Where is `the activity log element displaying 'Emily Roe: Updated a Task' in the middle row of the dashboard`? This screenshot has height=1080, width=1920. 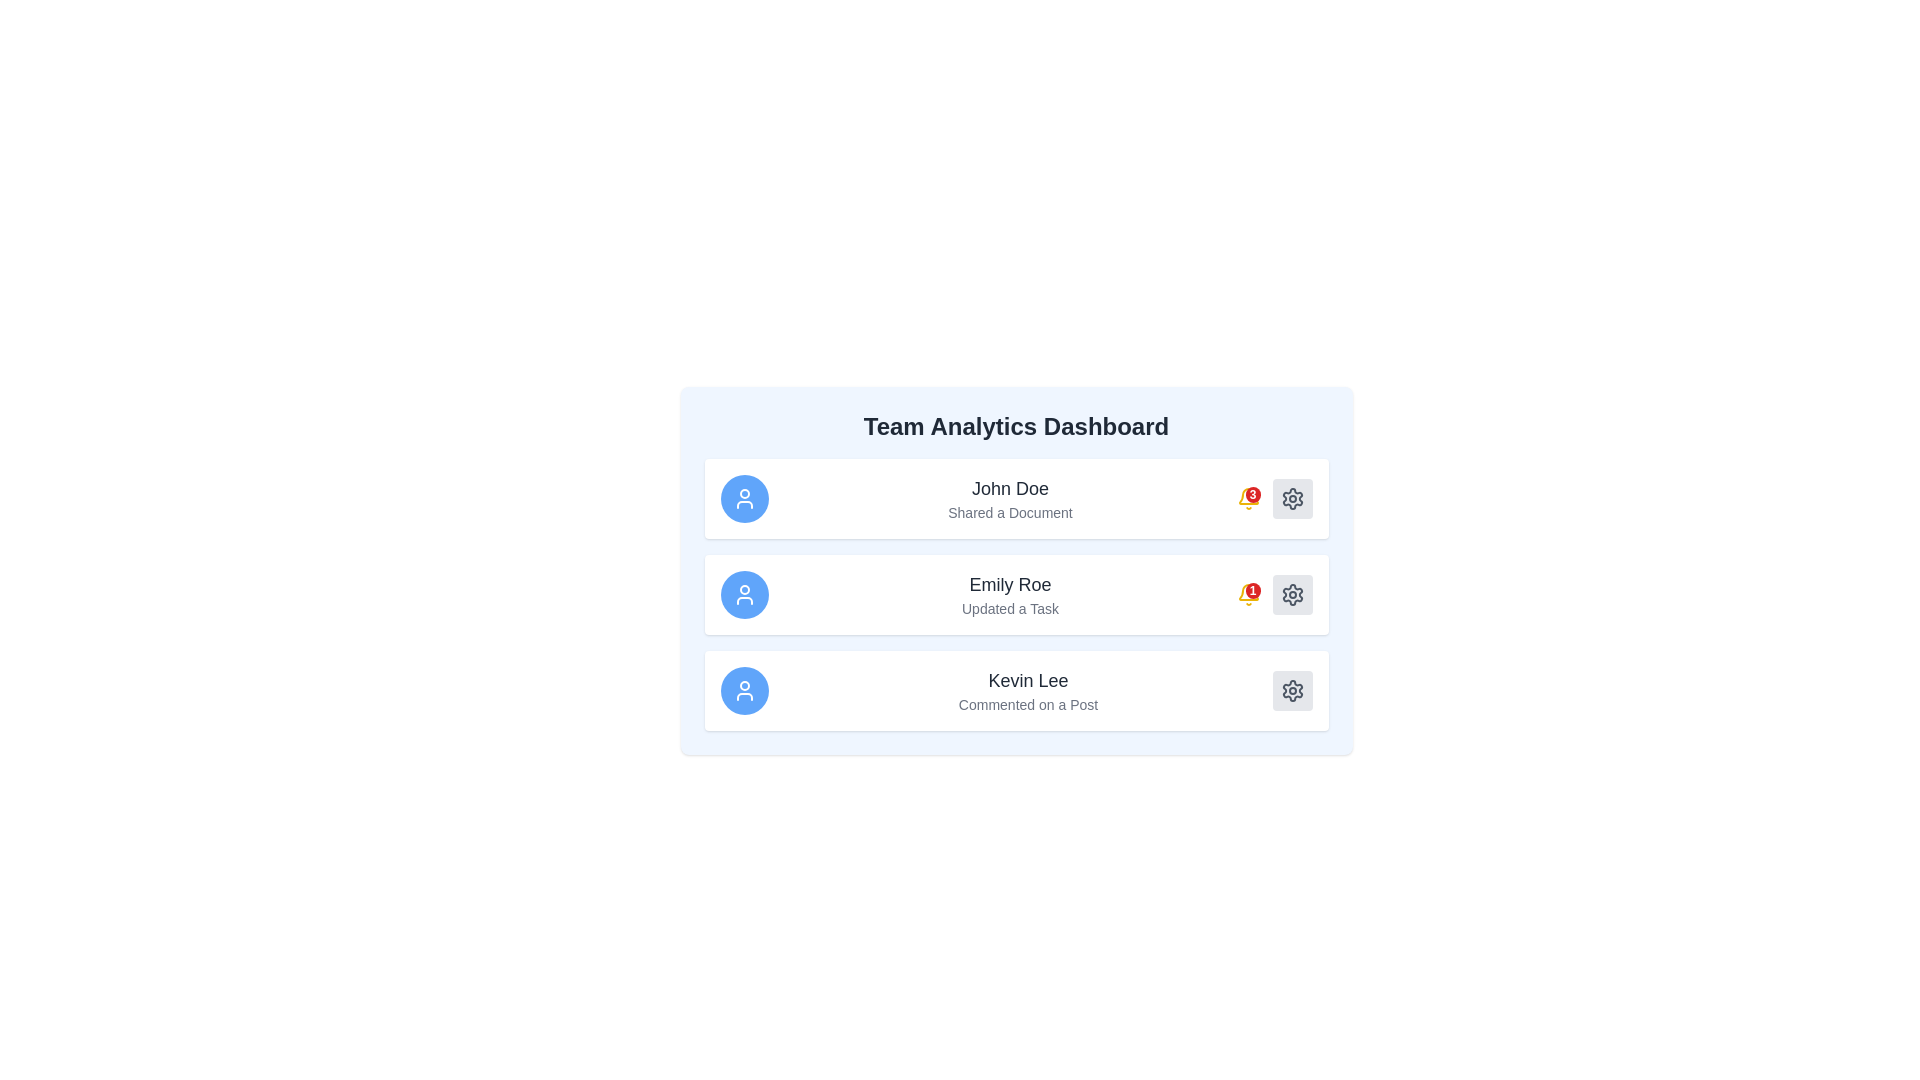 the activity log element displaying 'Emily Roe: Updated a Task' in the middle row of the dashboard is located at coordinates (1010, 593).